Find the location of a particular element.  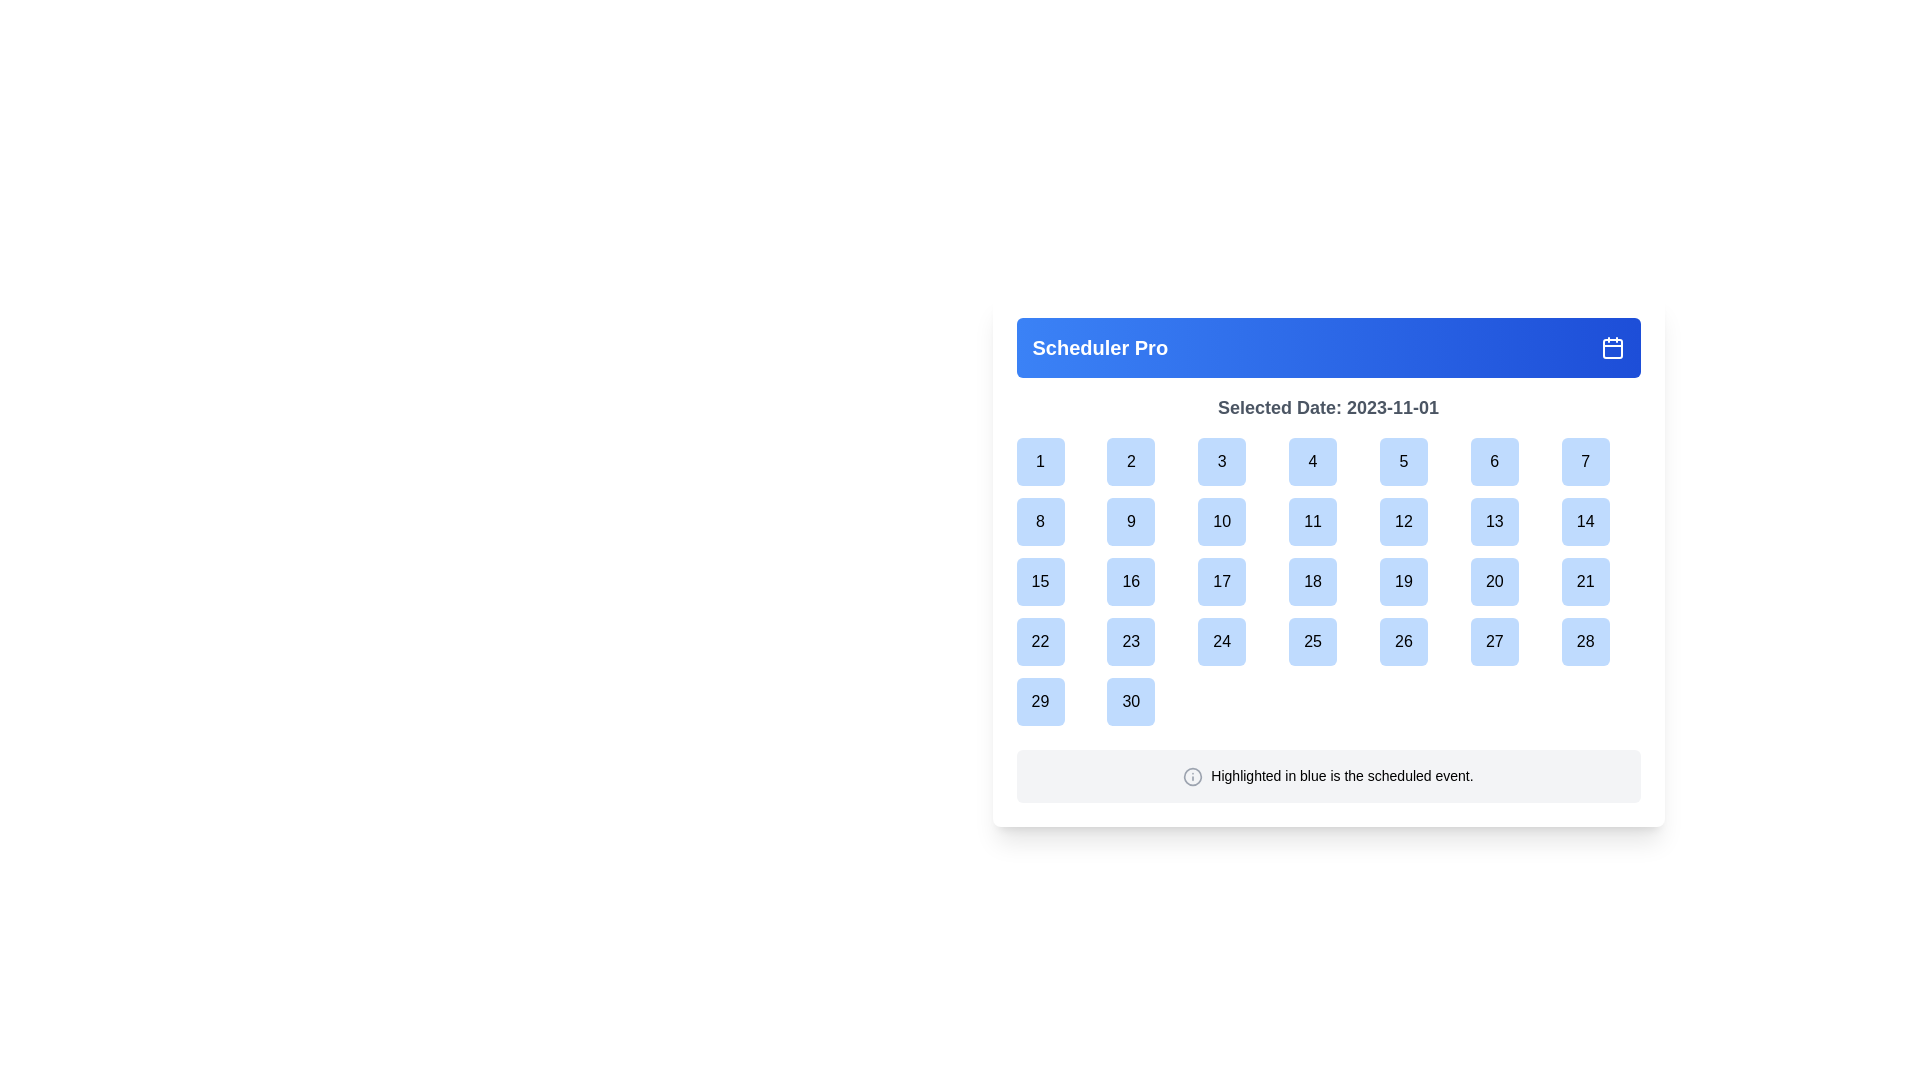

the button representing the 24th day in the bottom row of the calendar date grid is located at coordinates (1236, 641).